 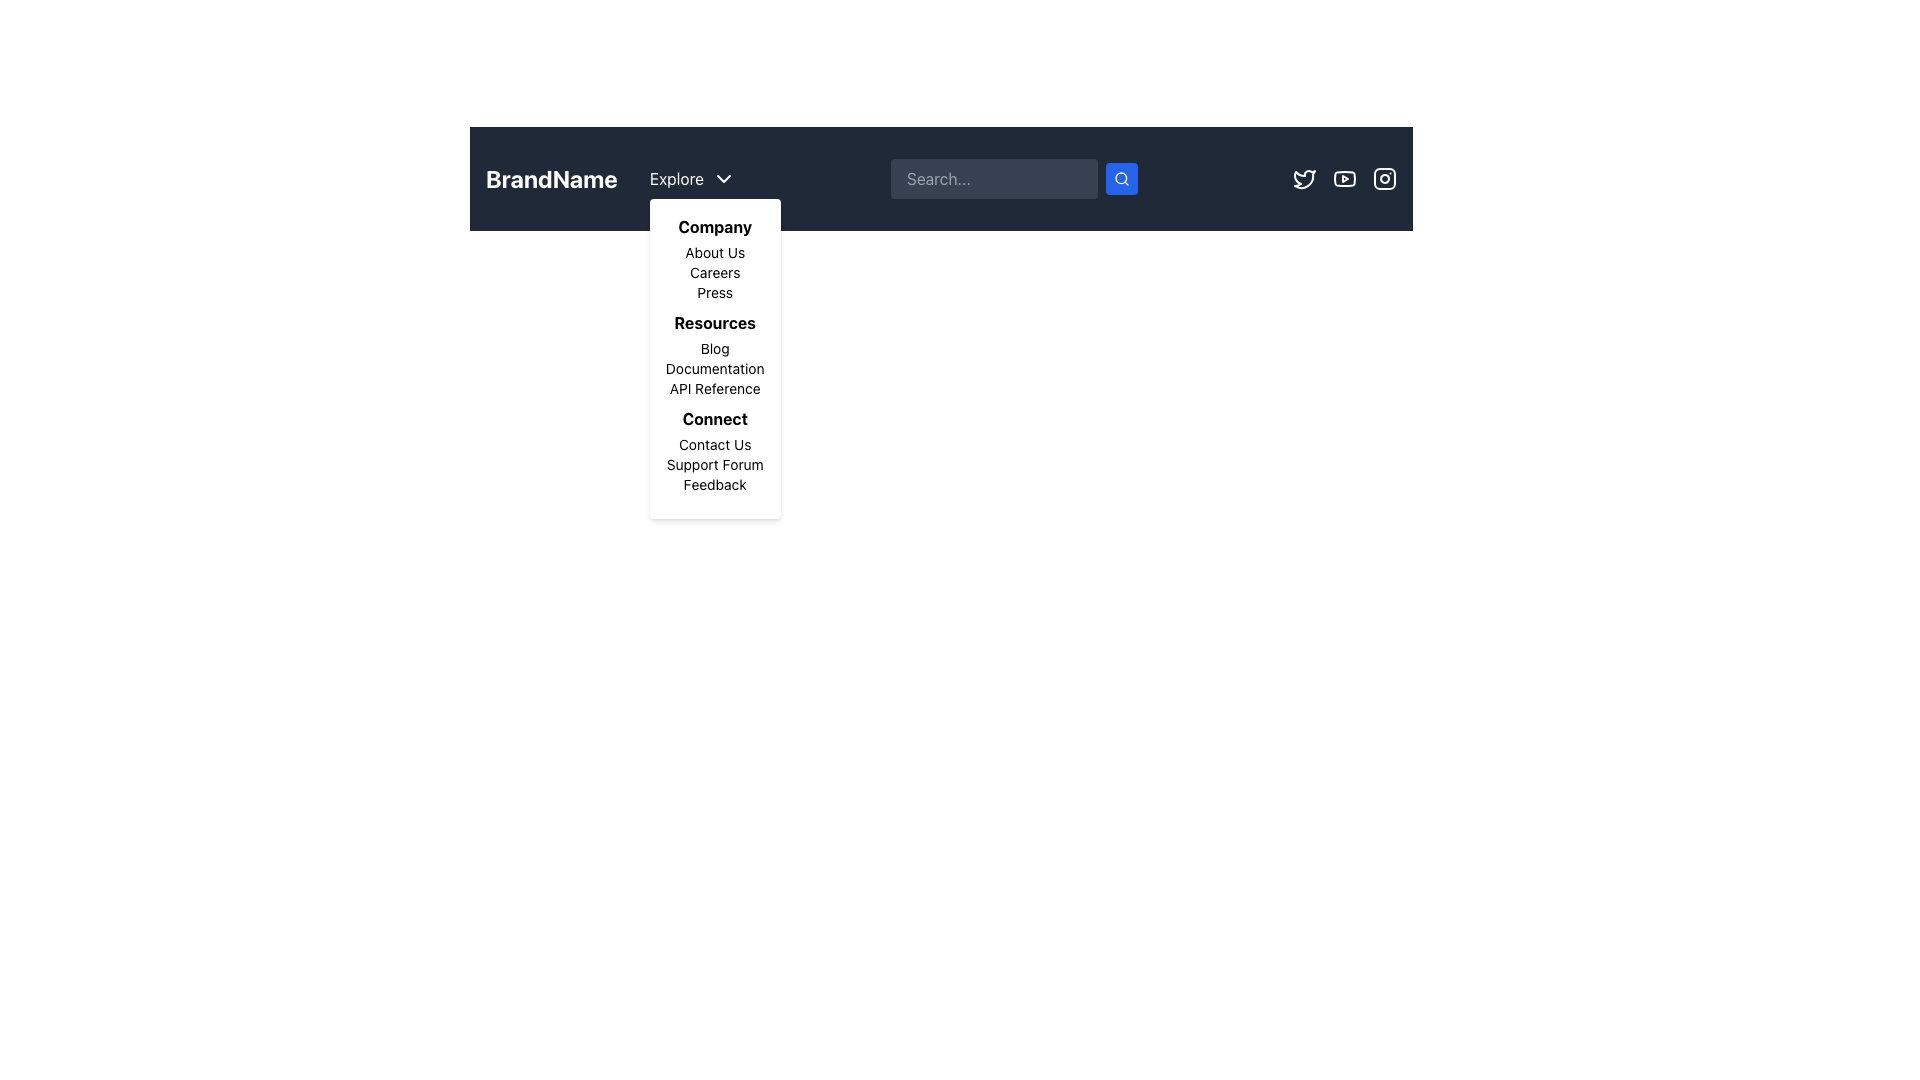 I want to click on the 'Documentation' hyperlink, which is the second item under 'Resources' in the dropdown menu, so click(x=715, y=369).